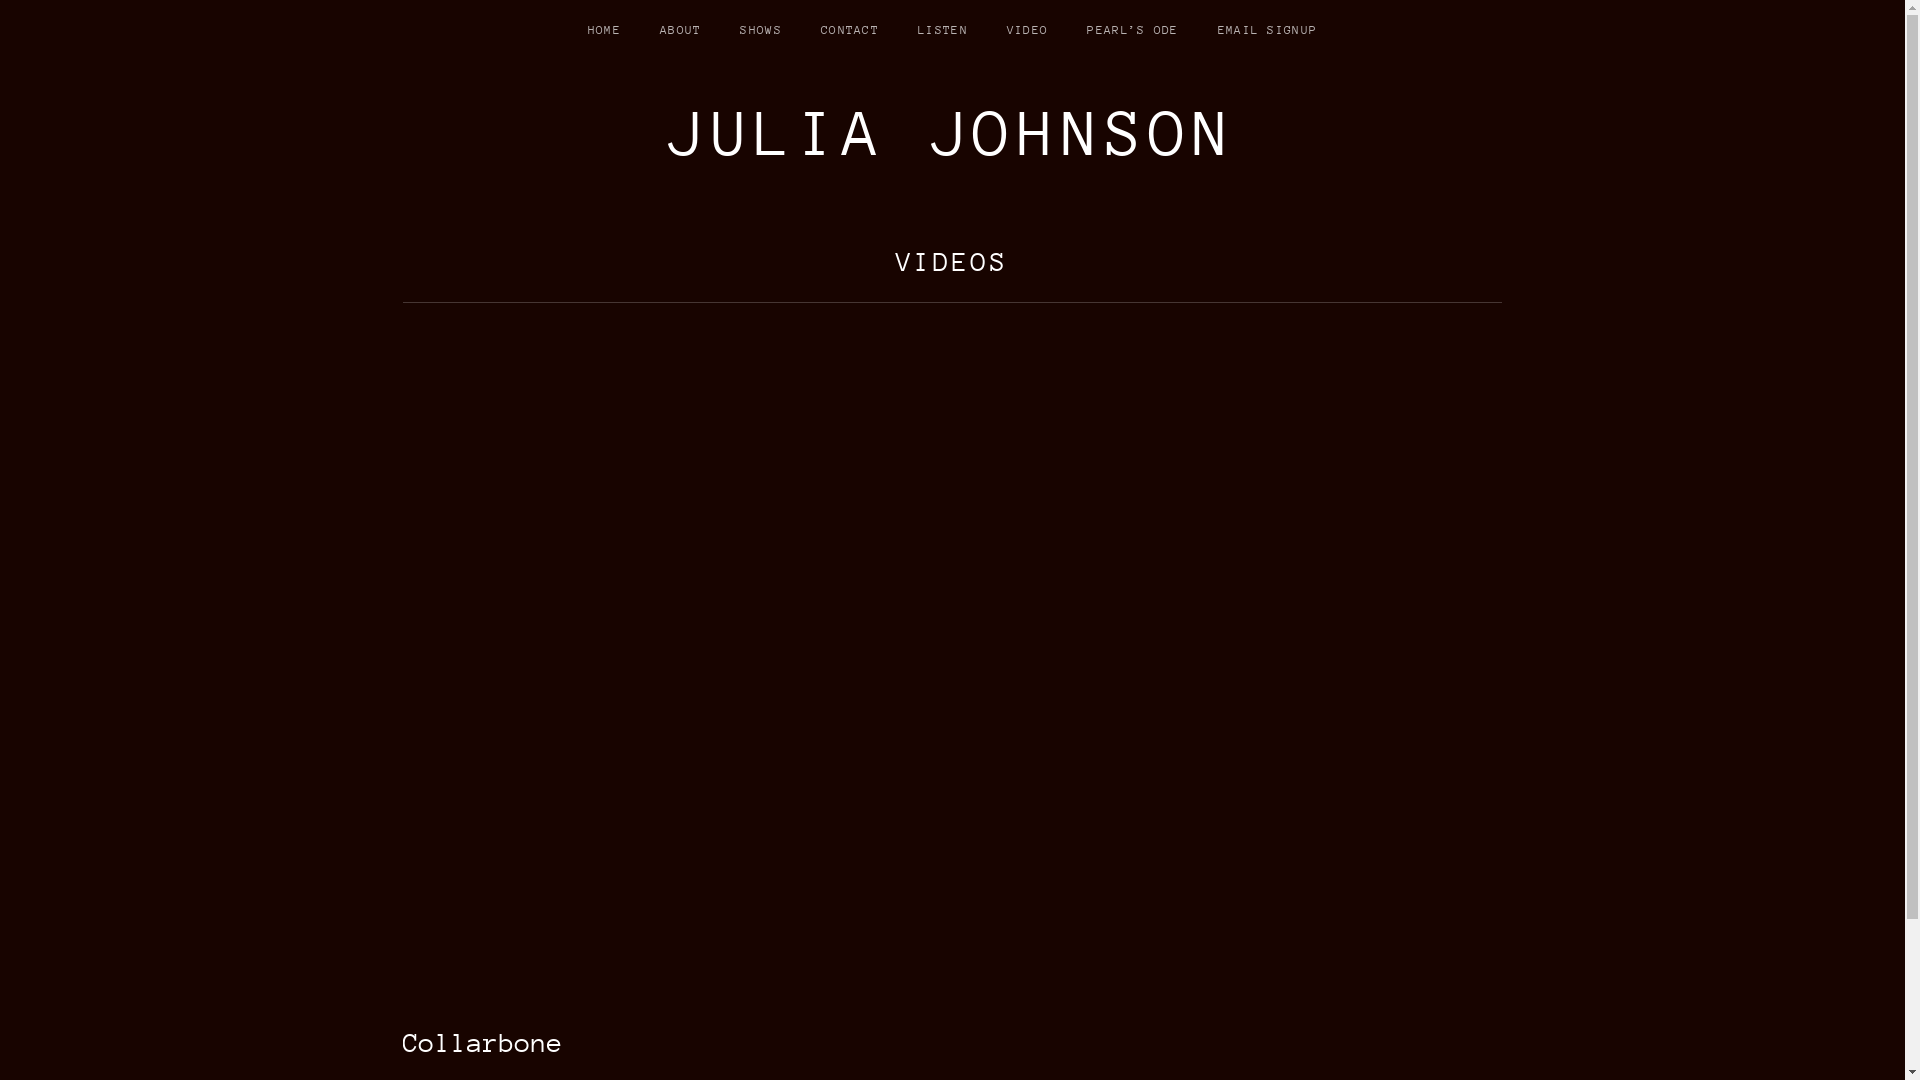  I want to click on 'VIDEOS', so click(951, 261).